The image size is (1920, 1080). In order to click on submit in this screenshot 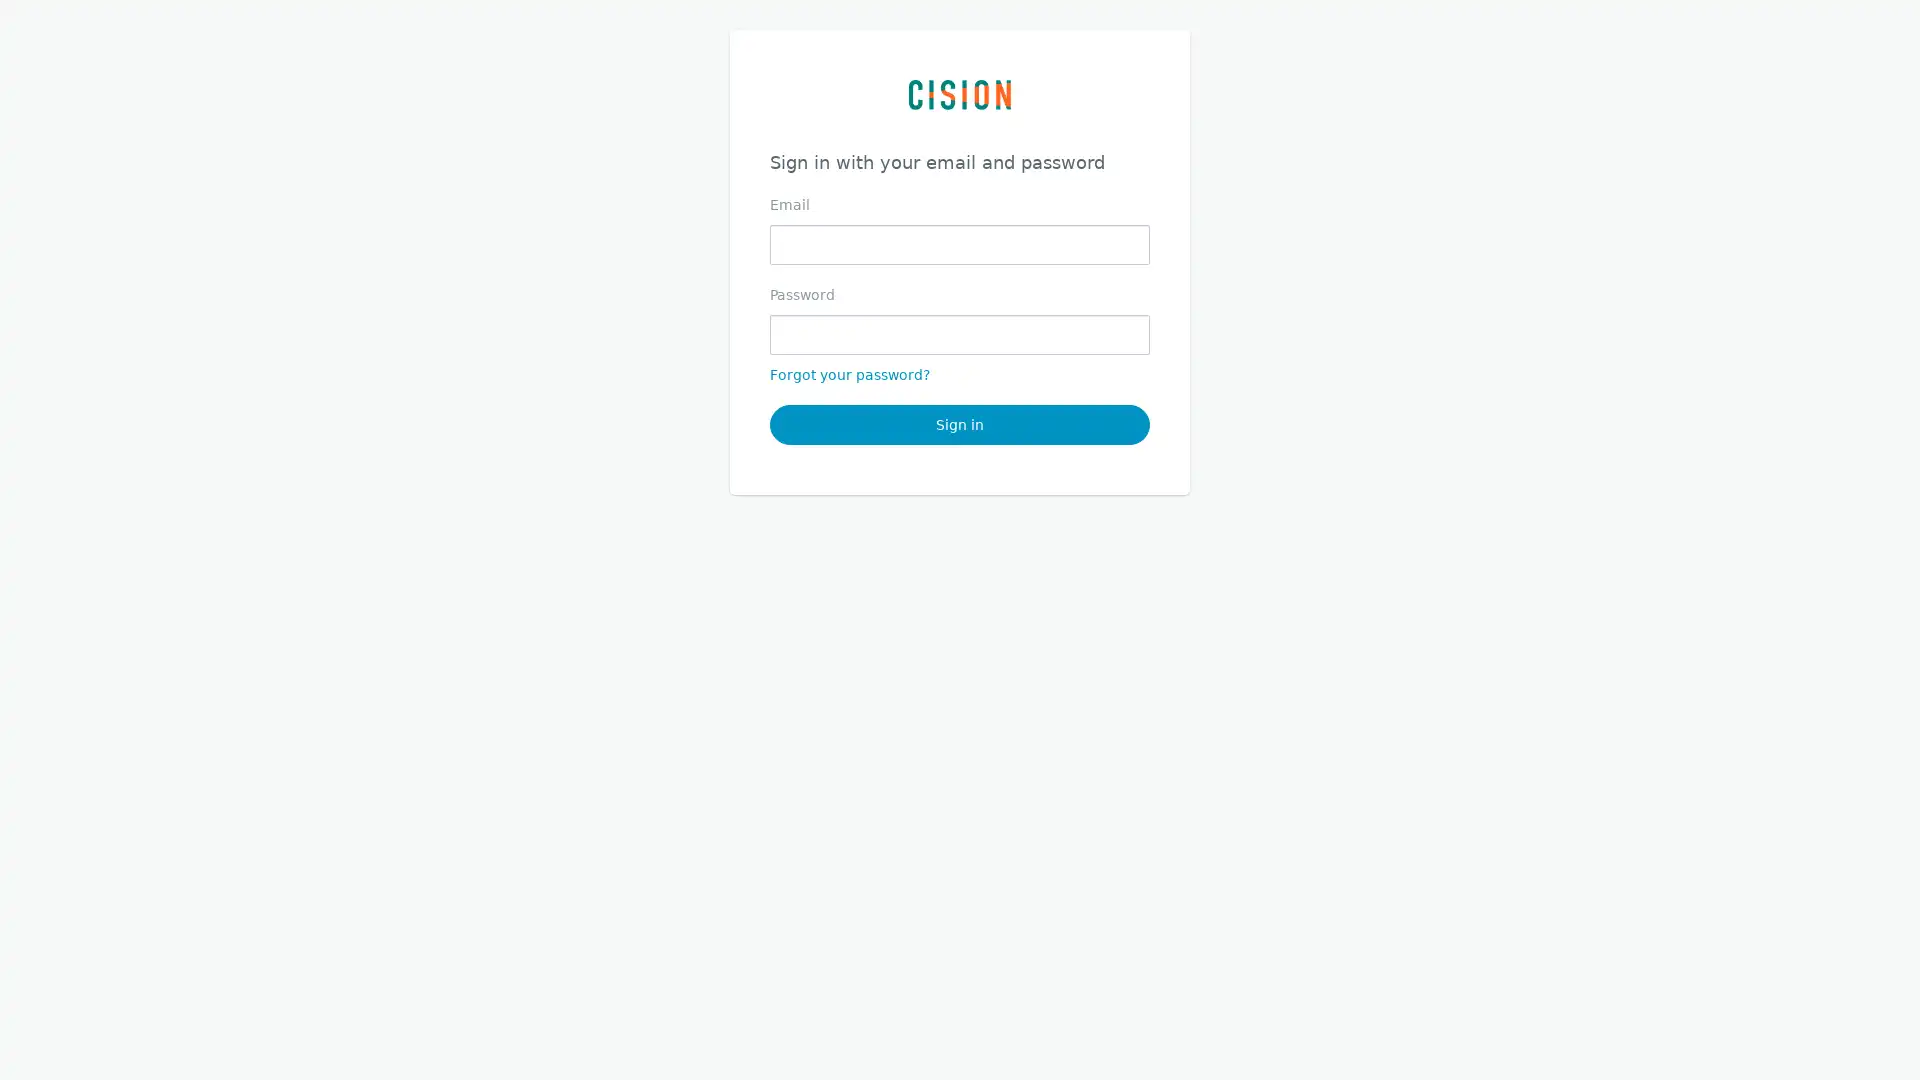, I will do `click(960, 423)`.